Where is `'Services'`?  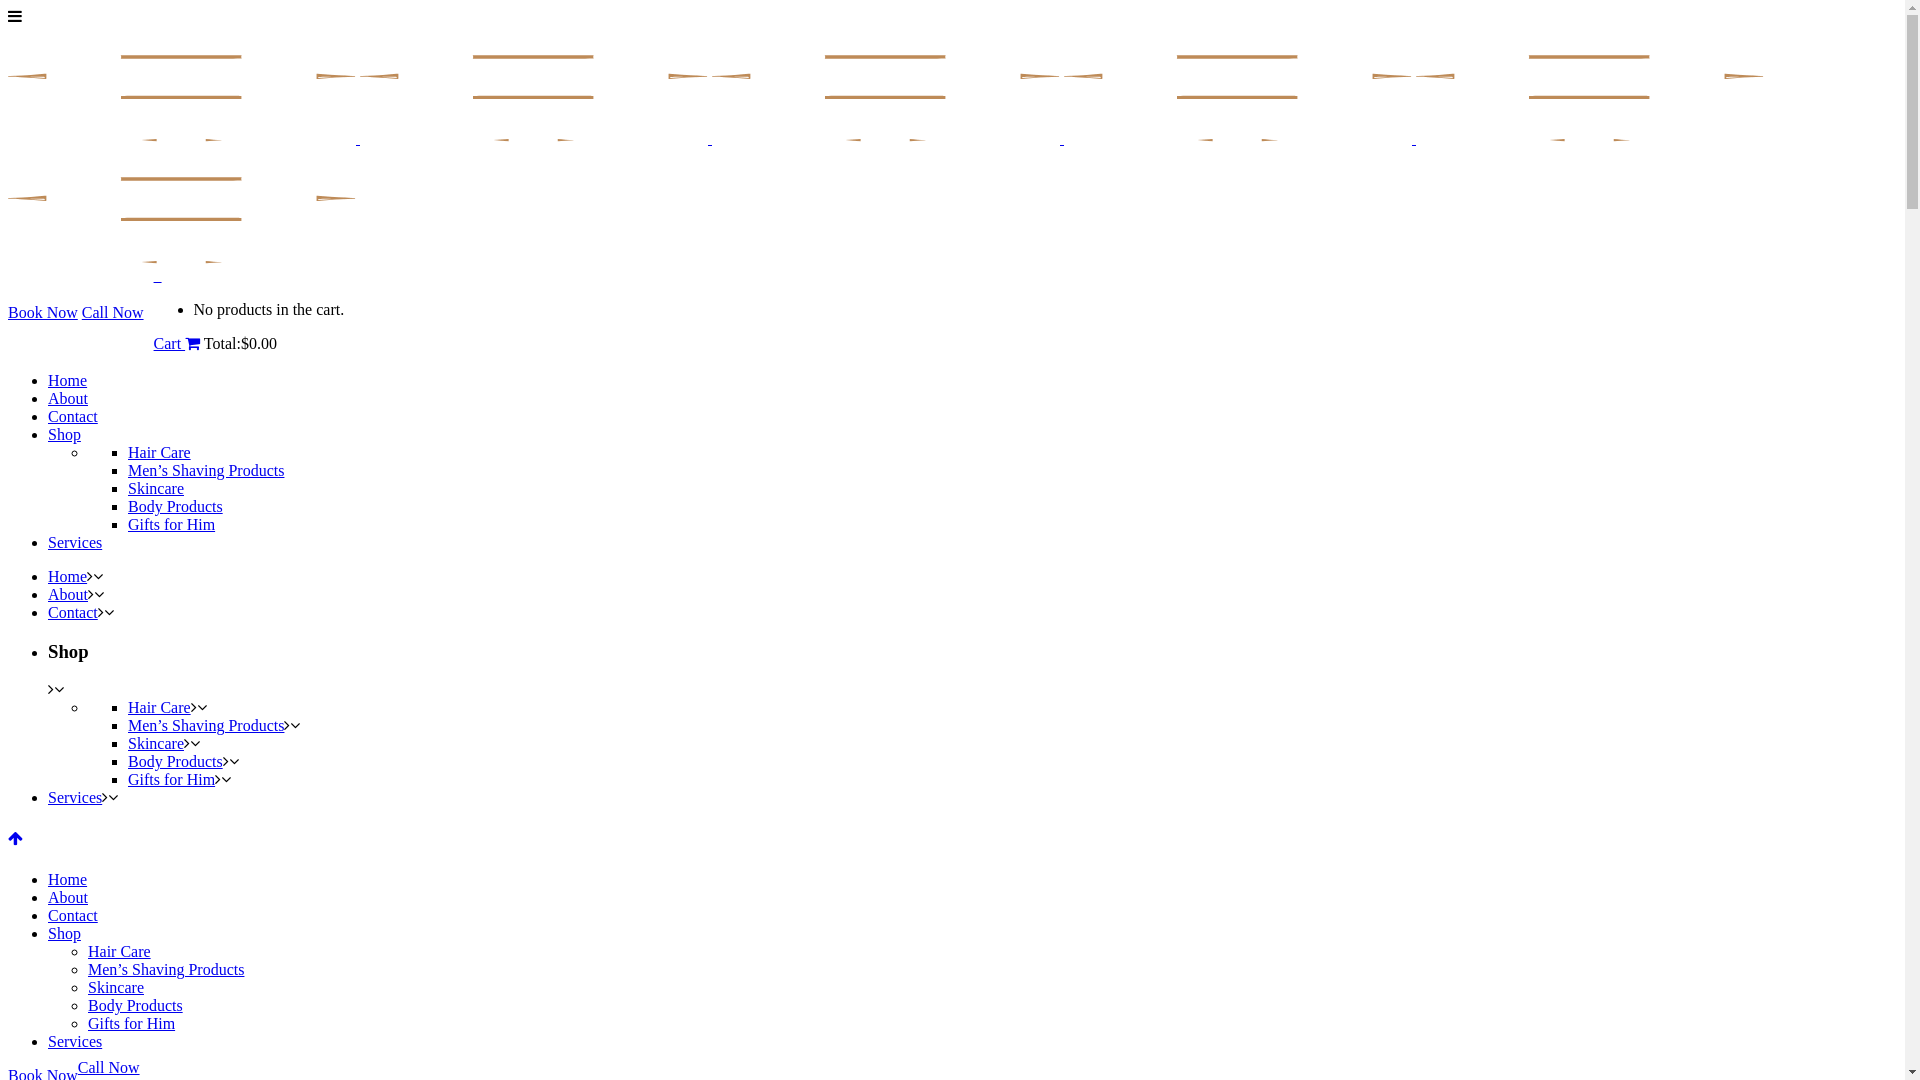 'Services' is located at coordinates (75, 1040).